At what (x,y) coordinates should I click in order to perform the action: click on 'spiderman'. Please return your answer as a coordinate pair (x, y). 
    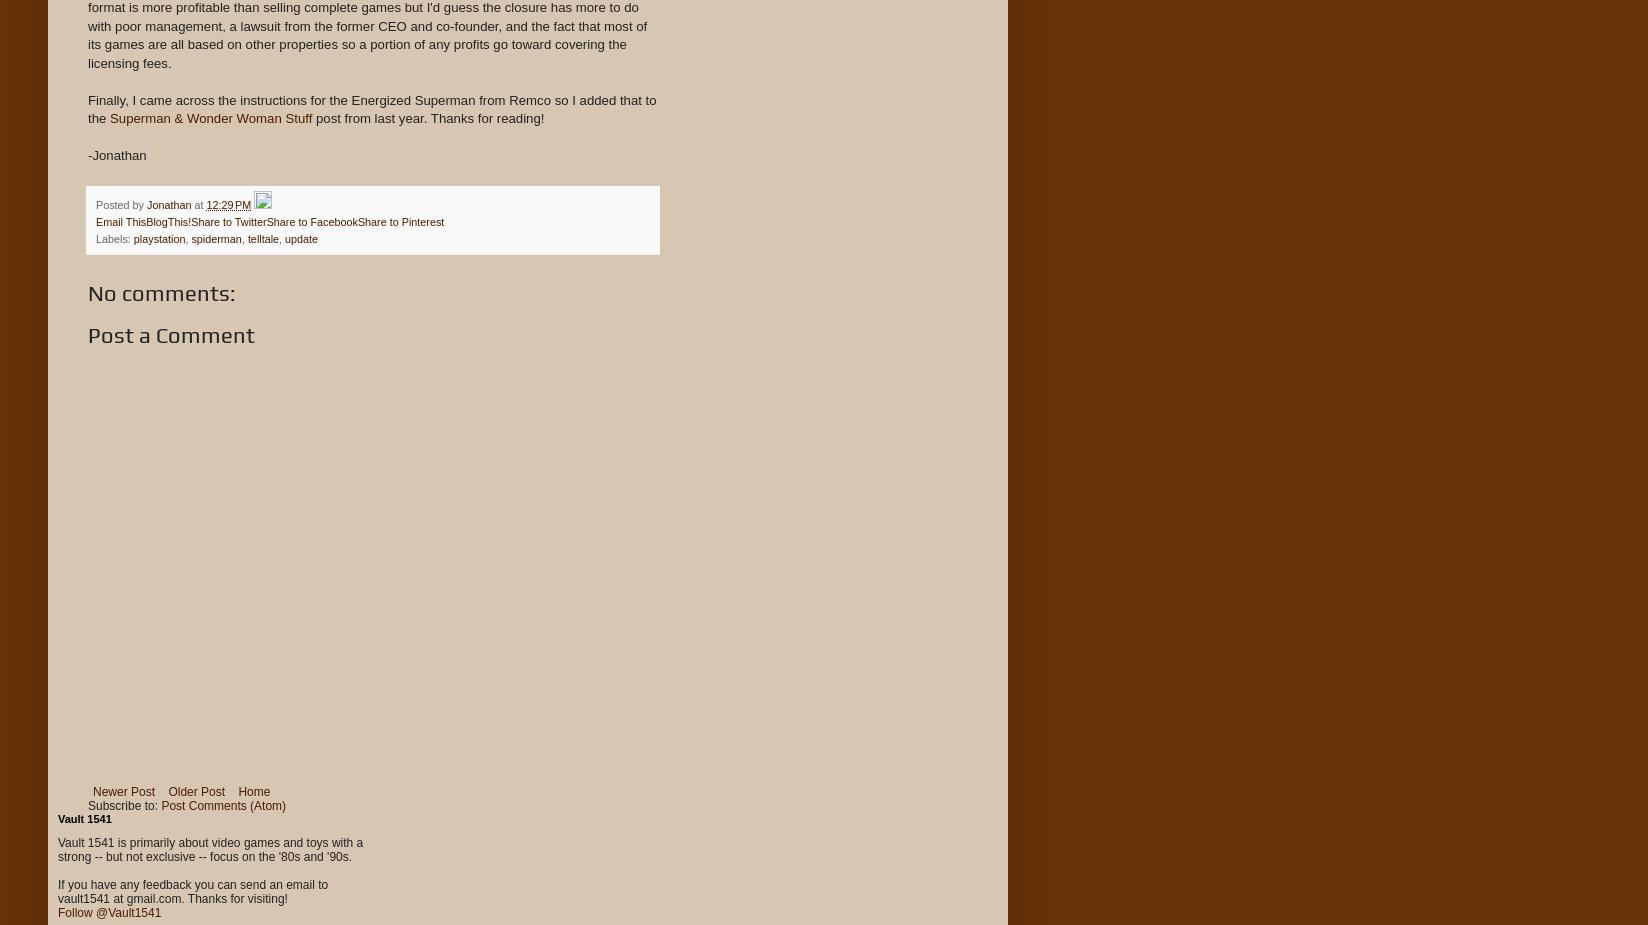
    Looking at the image, I should click on (215, 238).